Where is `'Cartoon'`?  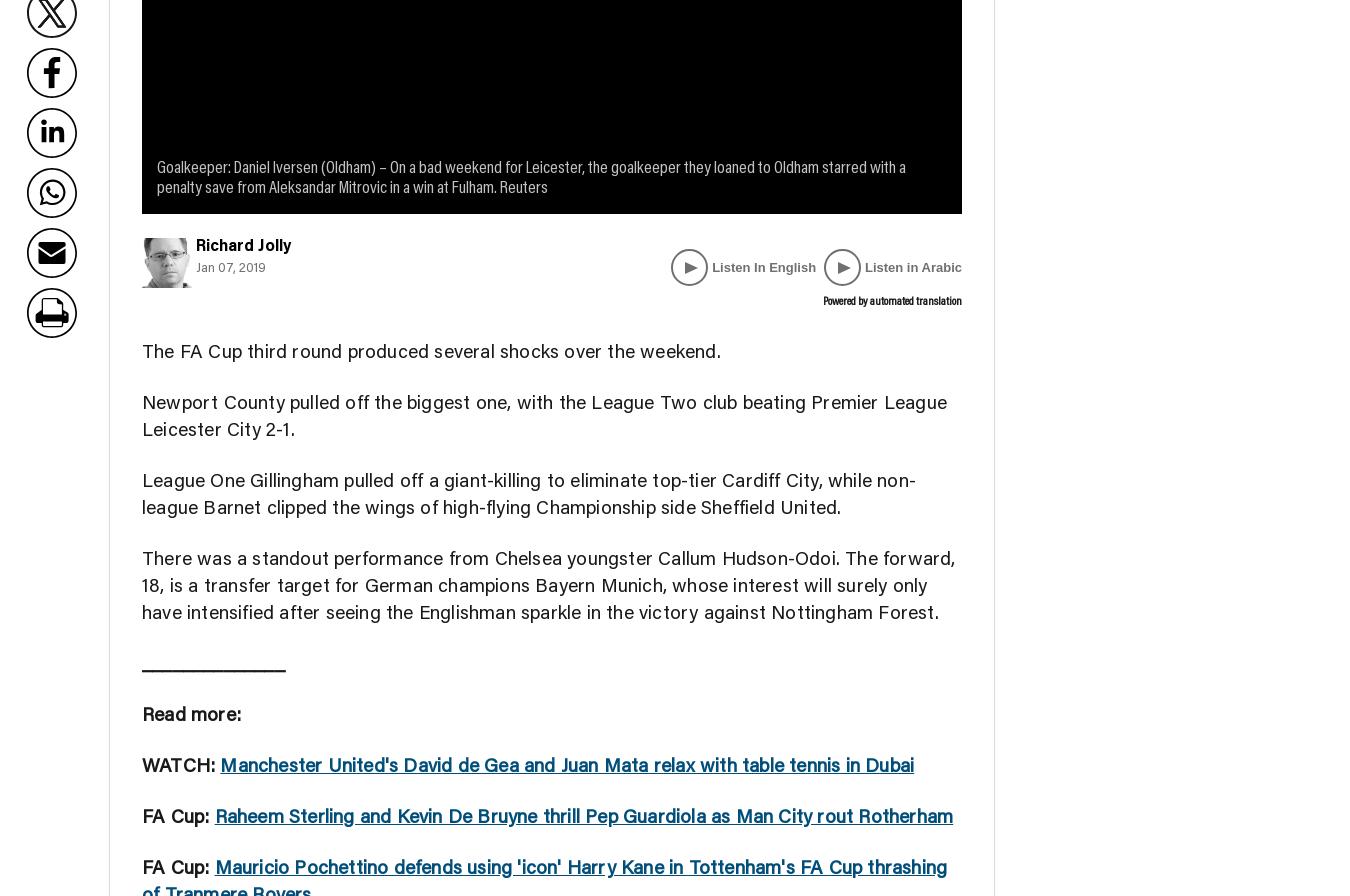
'Cartoon' is located at coordinates (569, 82).